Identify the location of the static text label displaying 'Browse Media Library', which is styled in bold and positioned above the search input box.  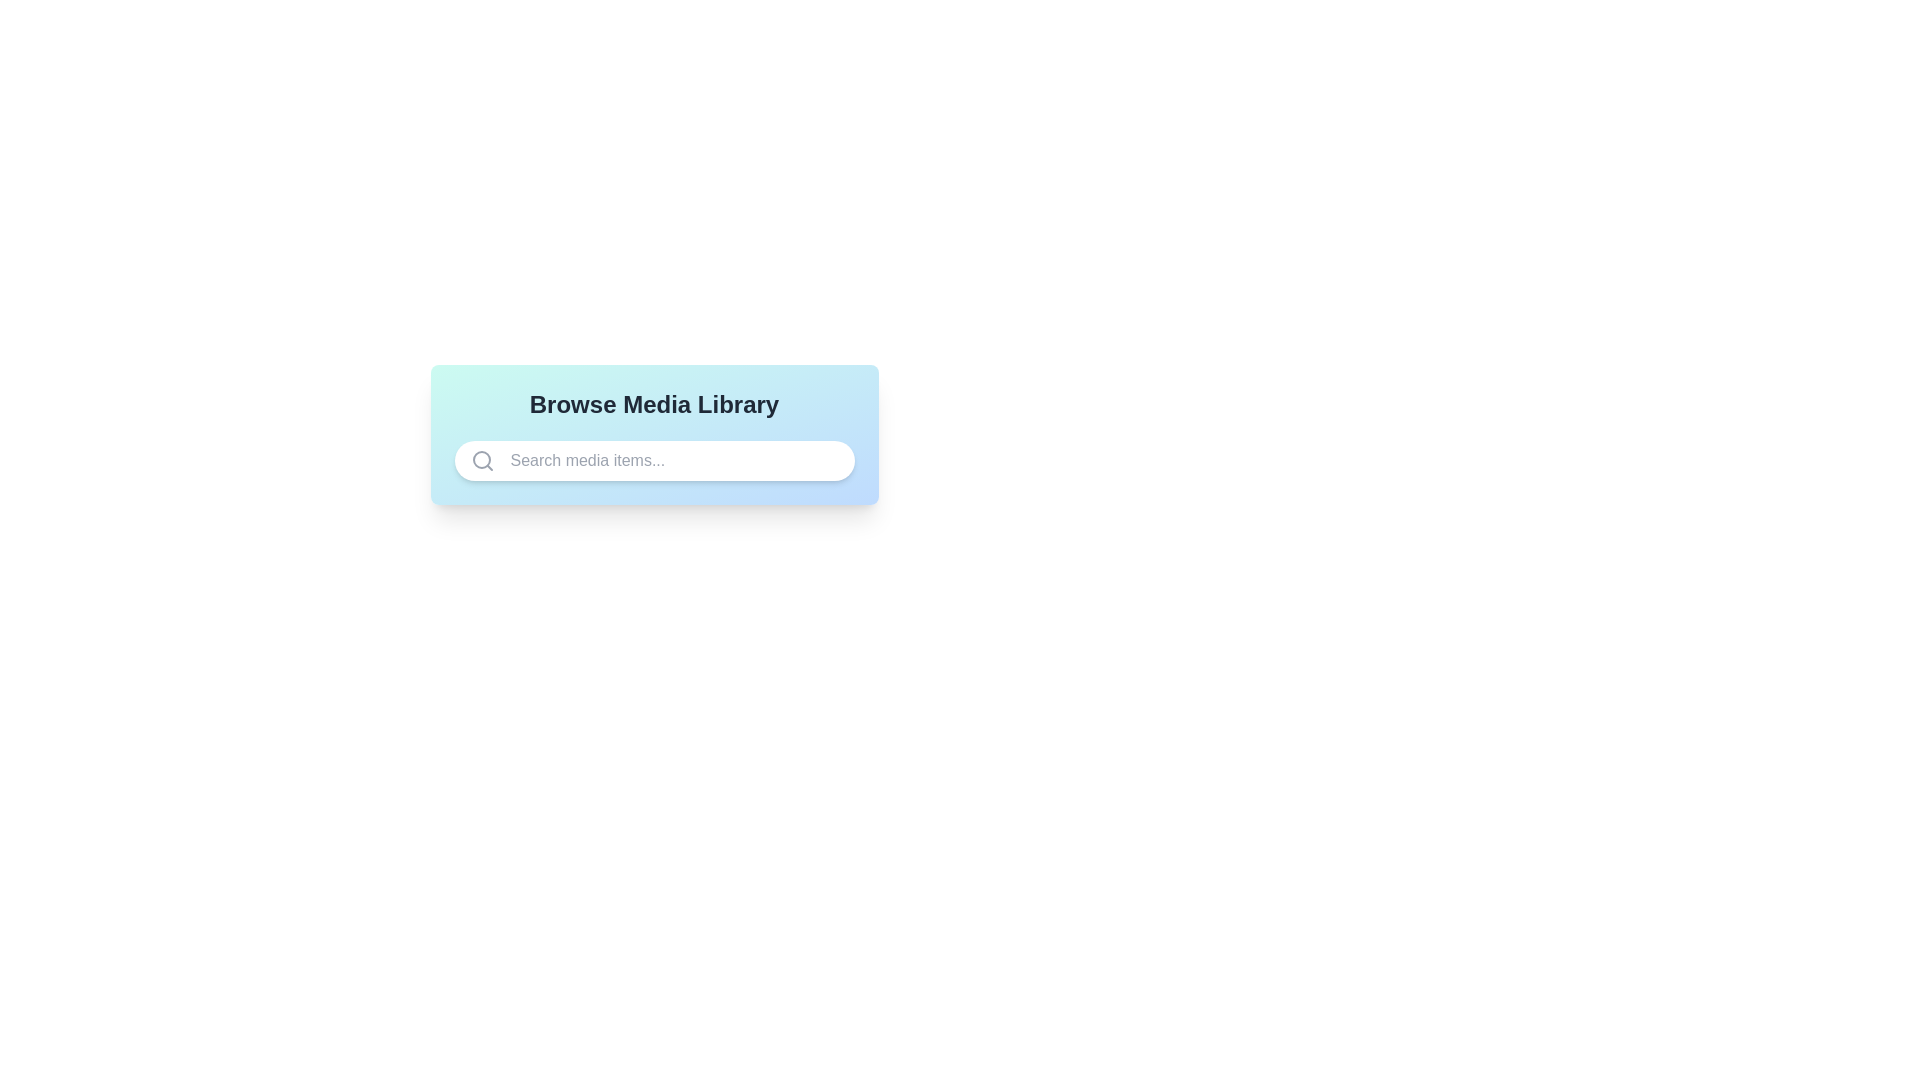
(654, 405).